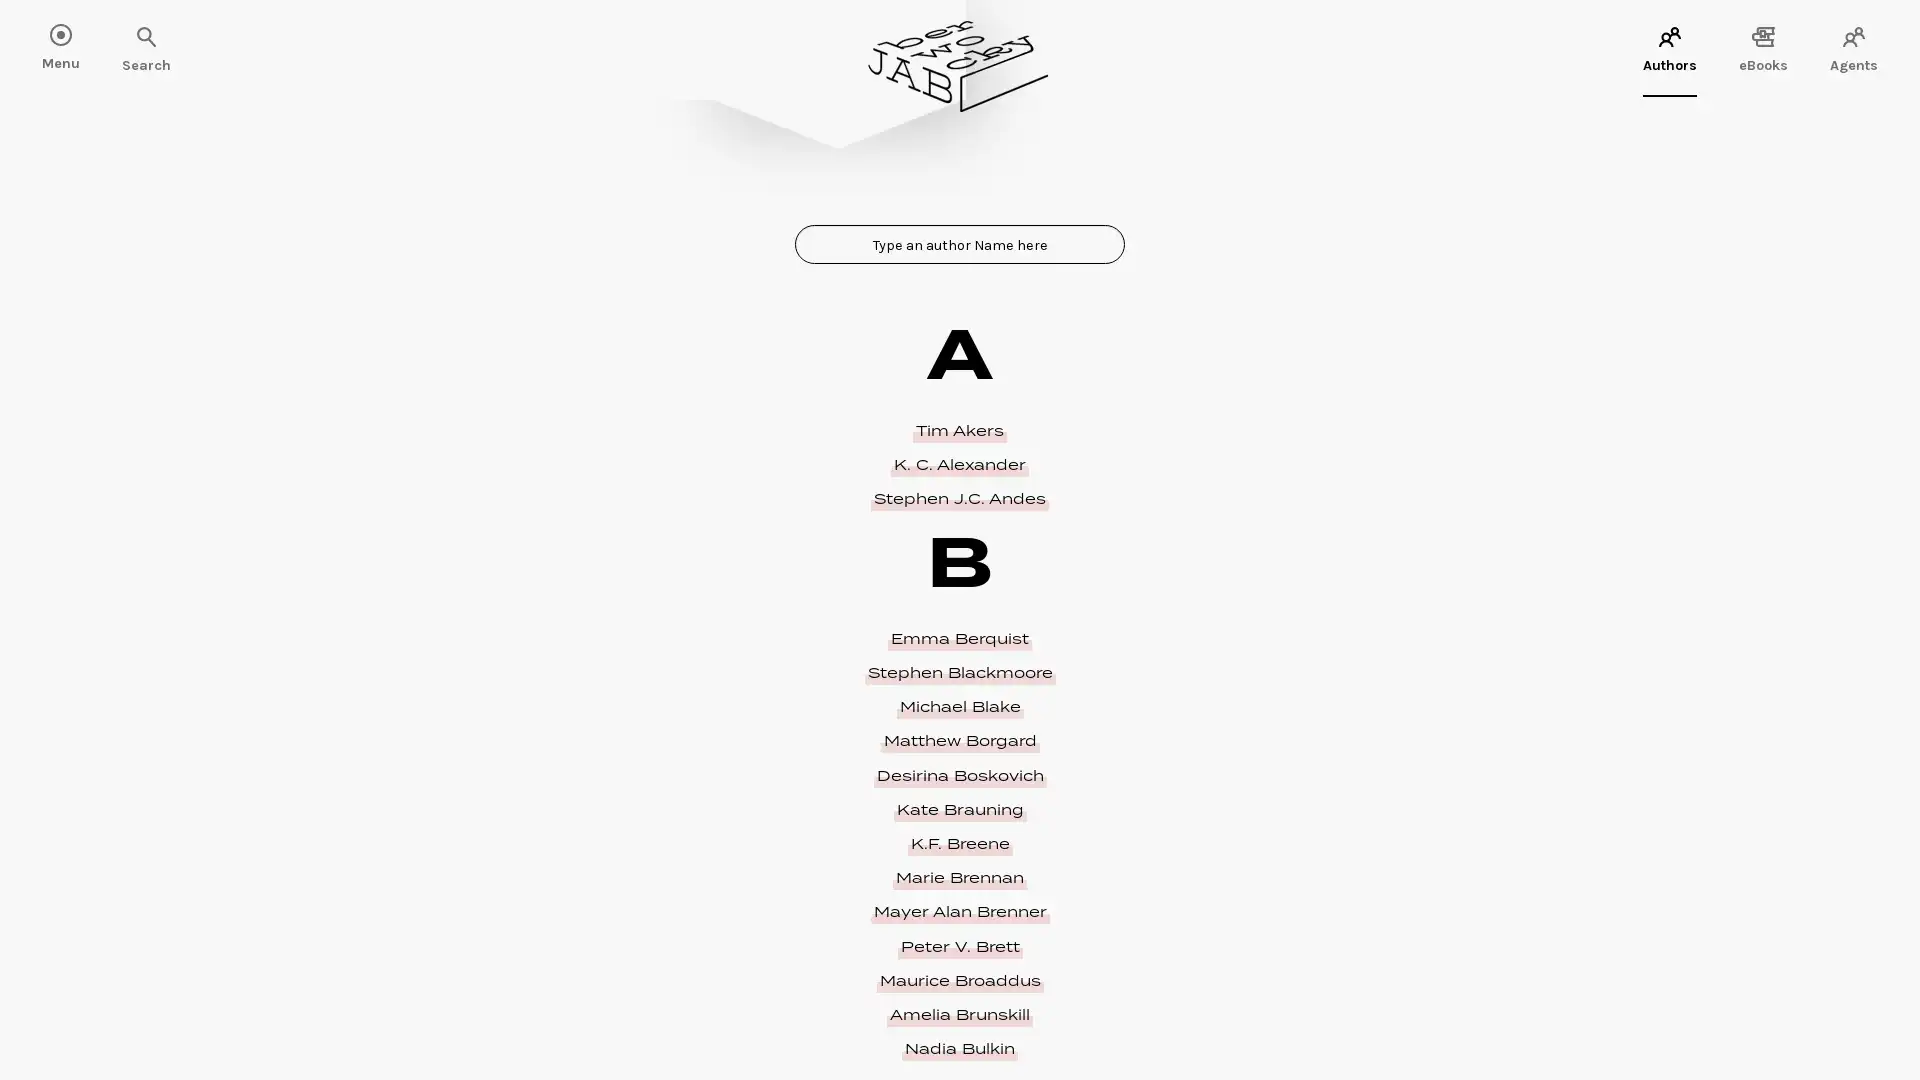 The image size is (1920, 1080). I want to click on Search, so click(80, 38).